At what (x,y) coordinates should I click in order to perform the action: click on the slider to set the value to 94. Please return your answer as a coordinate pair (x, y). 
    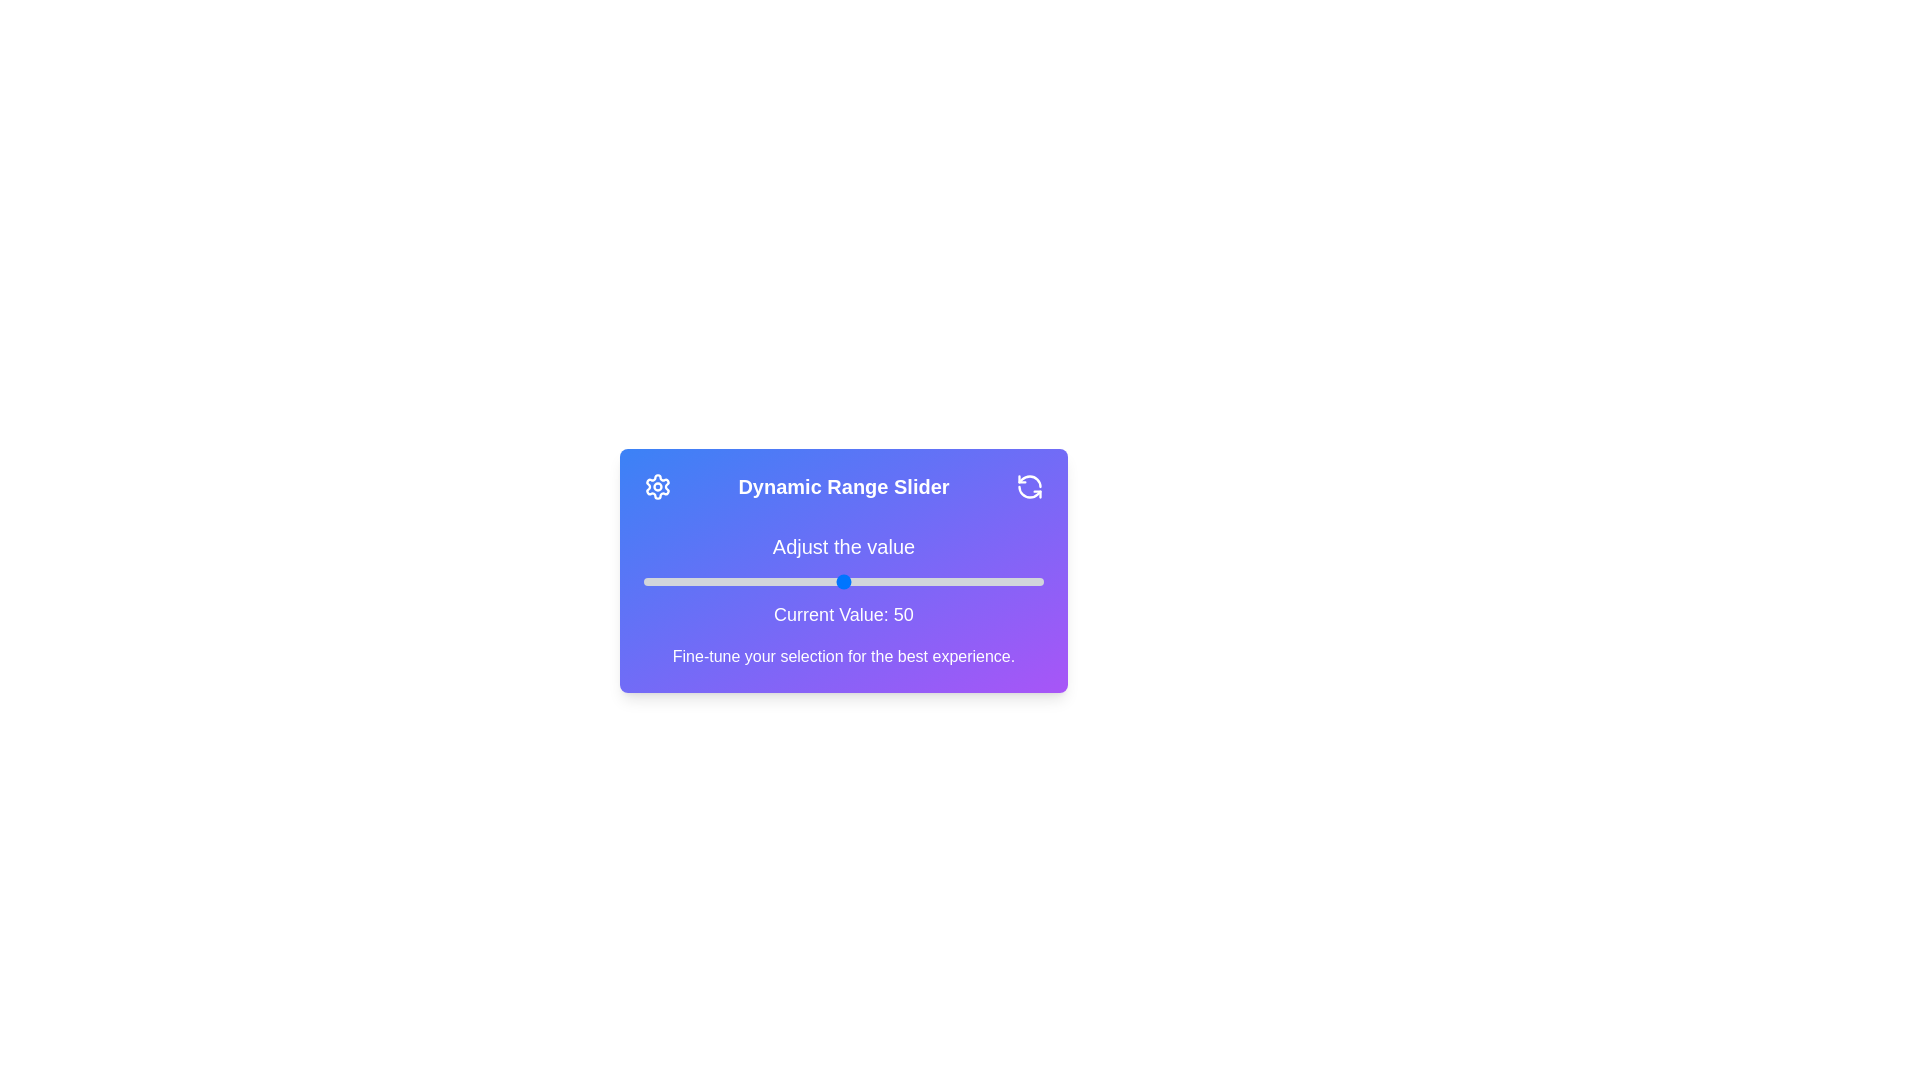
    Looking at the image, I should click on (1019, 582).